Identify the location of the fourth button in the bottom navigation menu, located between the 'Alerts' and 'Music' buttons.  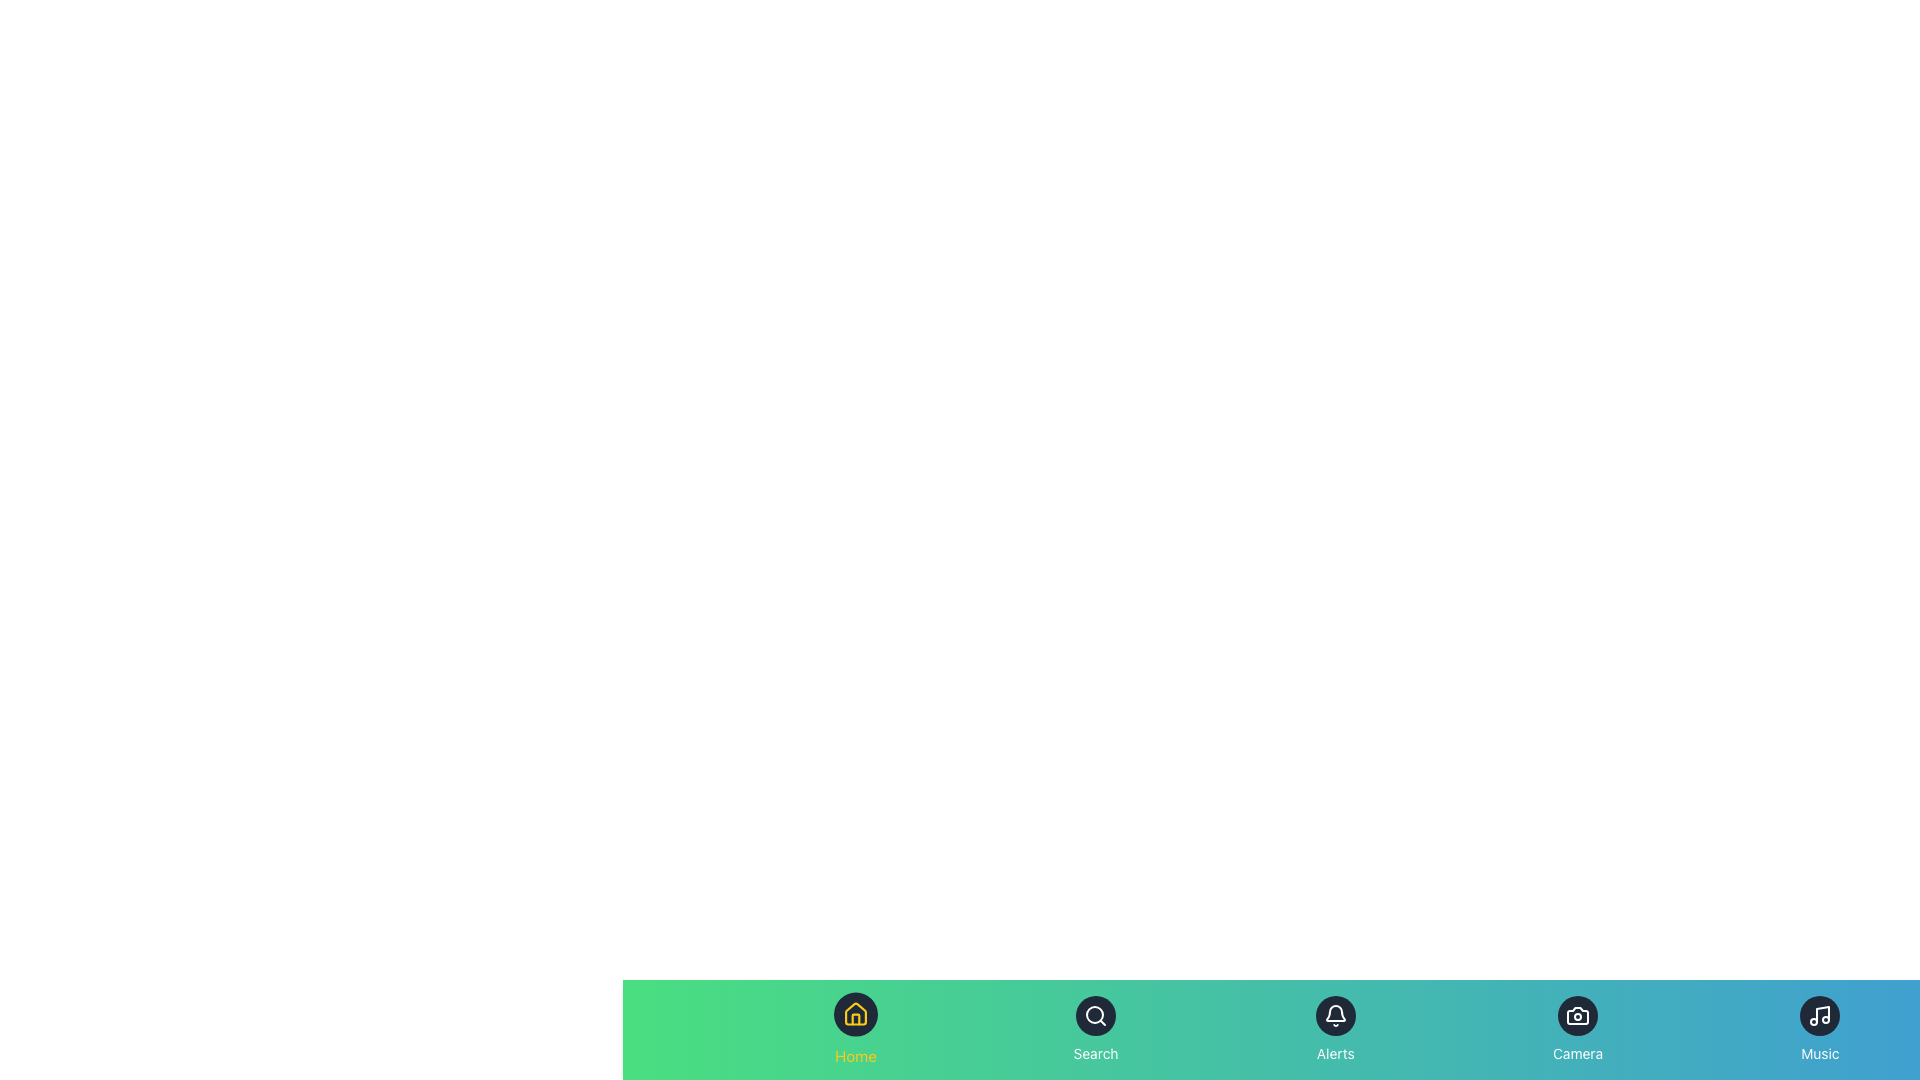
(1577, 1029).